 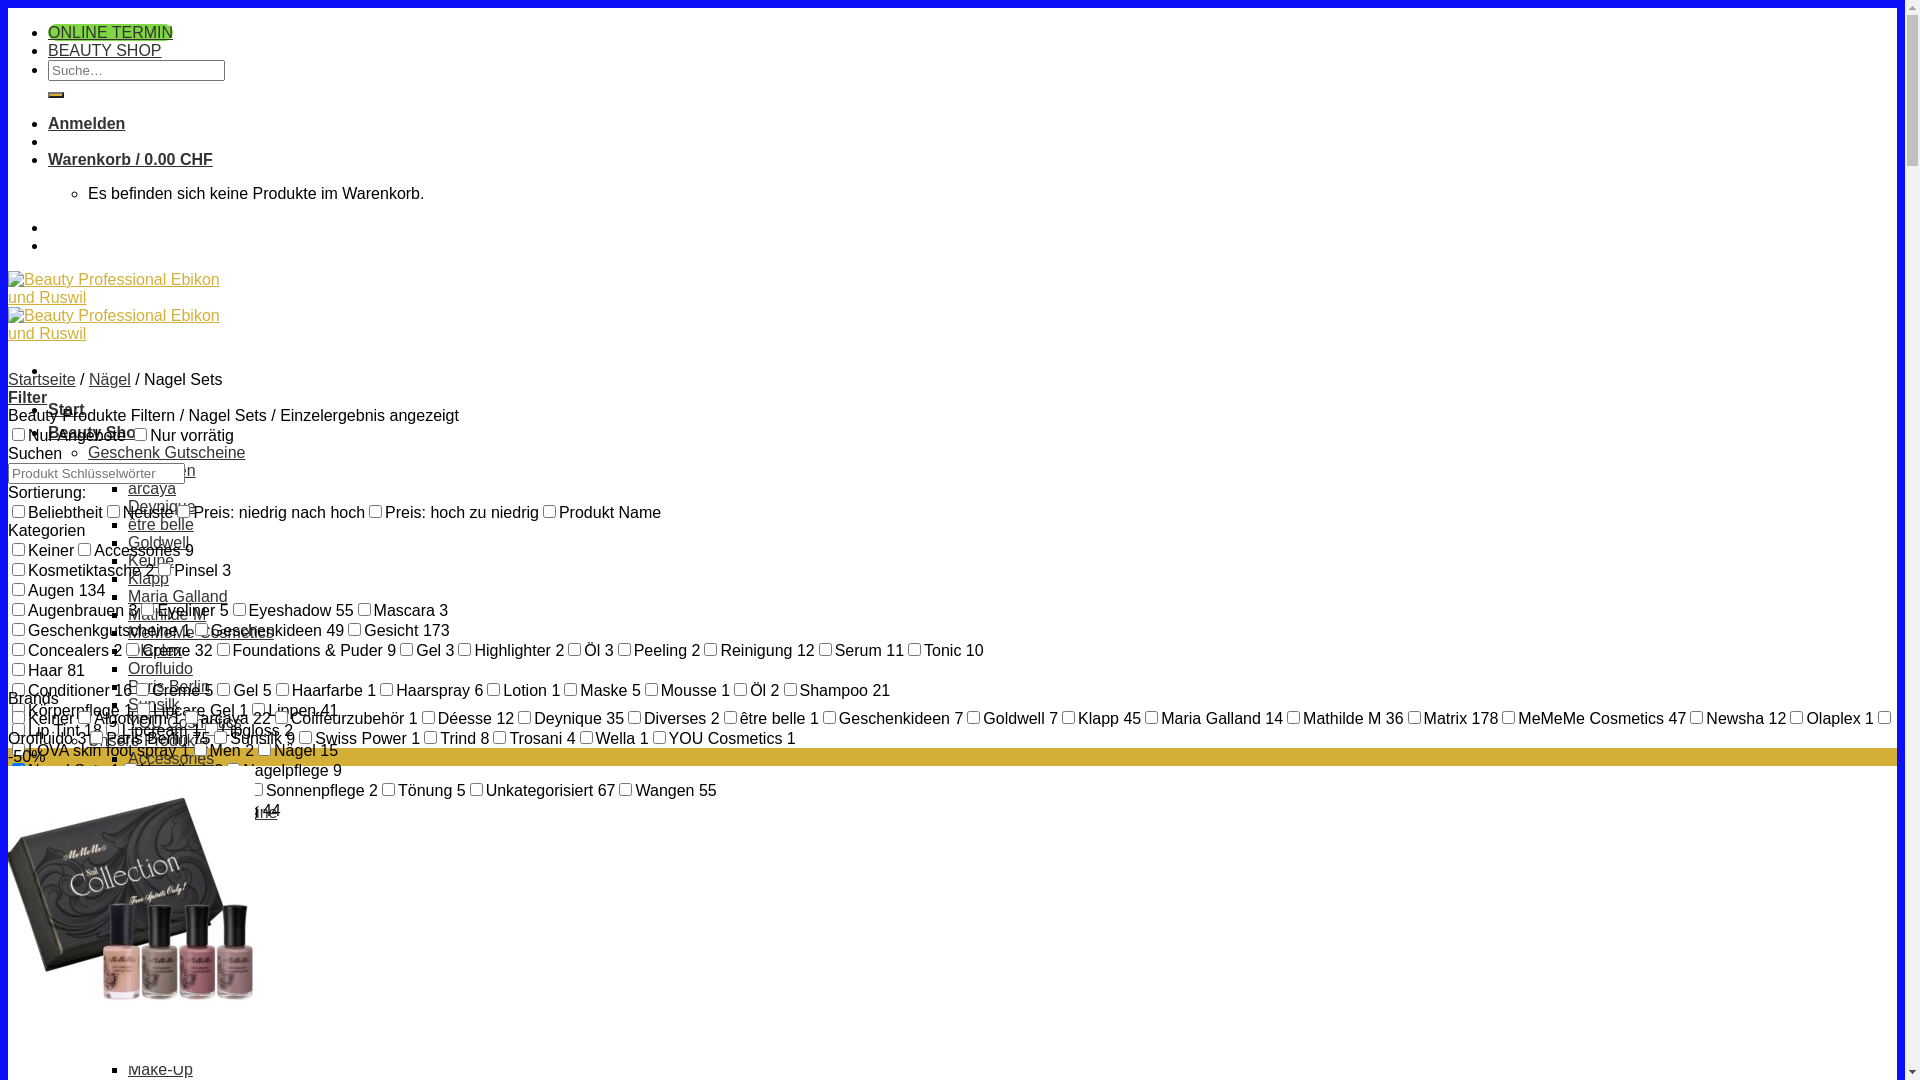 I want to click on 'Beauty Shop', so click(x=95, y=431).